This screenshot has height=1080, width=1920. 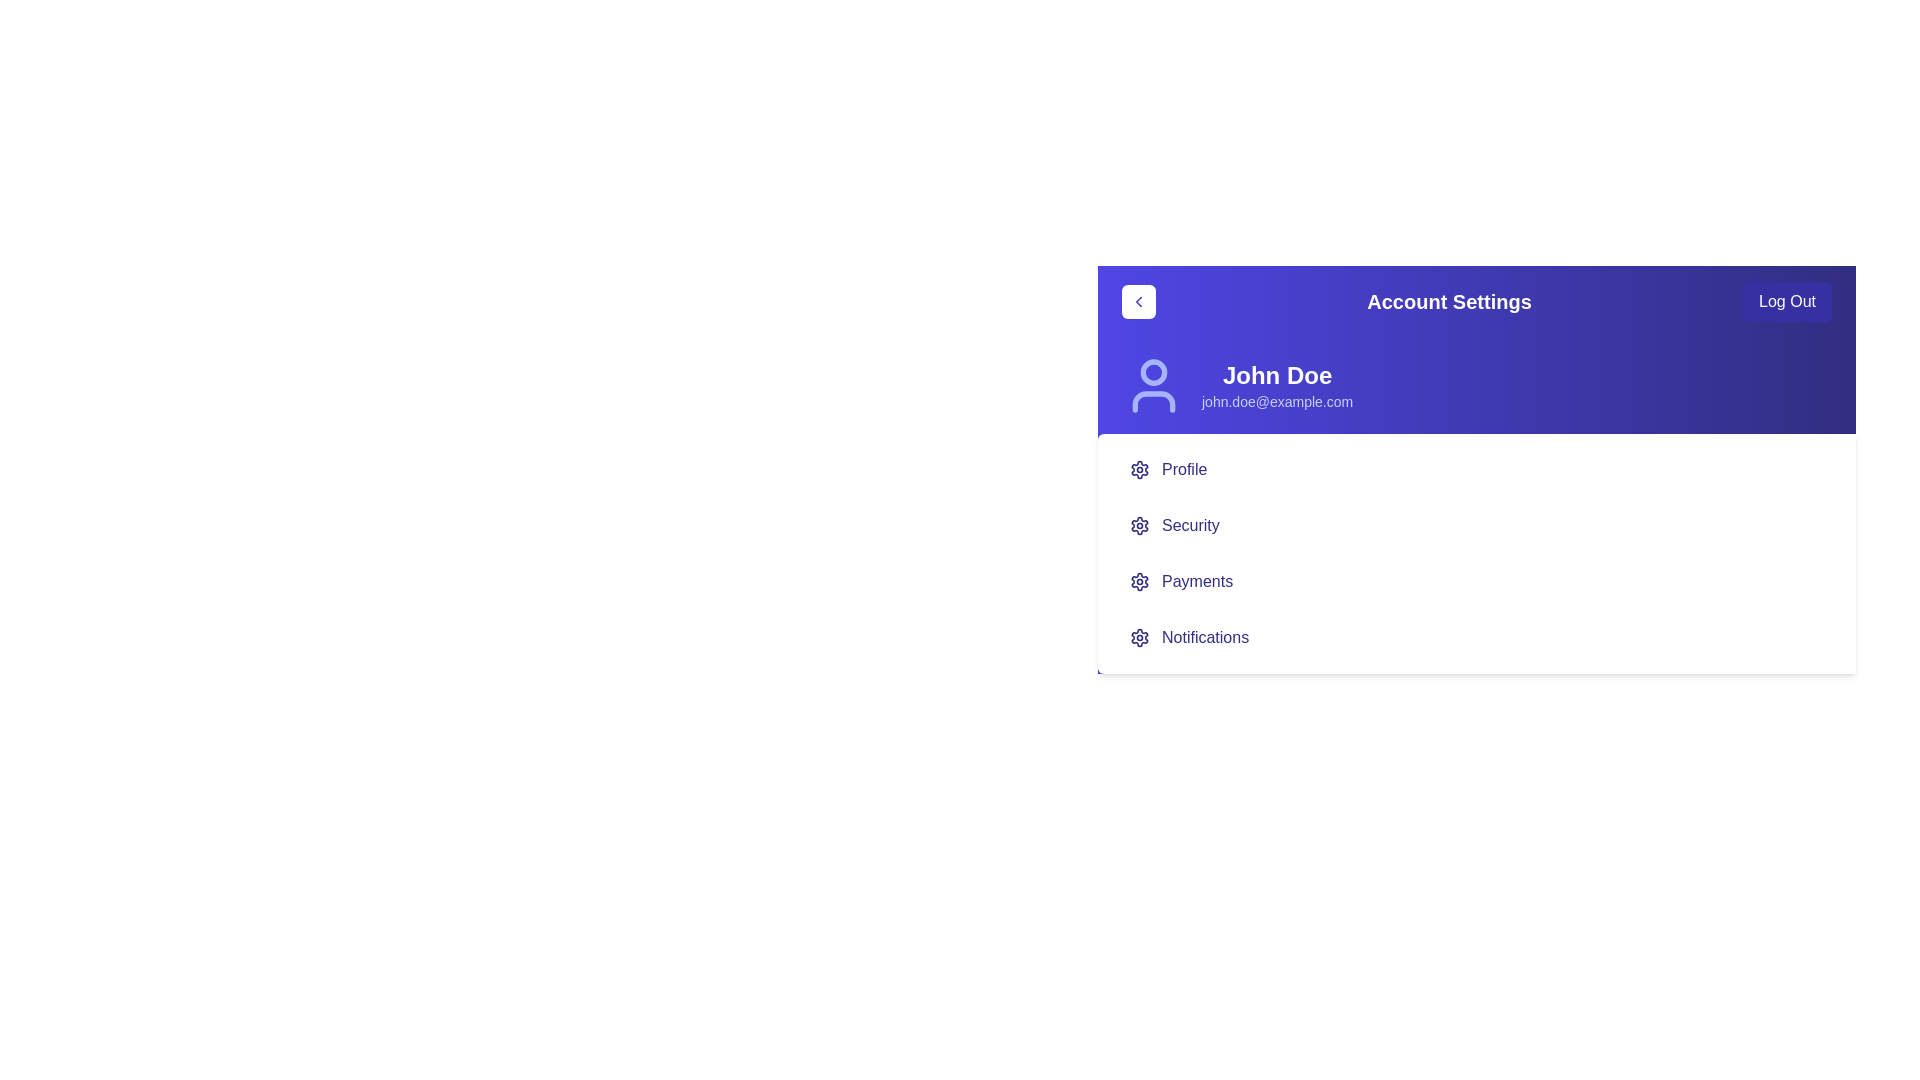 What do you see at coordinates (1153, 385) in the screenshot?
I see `the user icon represented by an SVG graphic with a circular head and semicircular torso, styled in indigo with light blue accents, located in the top-left section of the user's profile card` at bounding box center [1153, 385].